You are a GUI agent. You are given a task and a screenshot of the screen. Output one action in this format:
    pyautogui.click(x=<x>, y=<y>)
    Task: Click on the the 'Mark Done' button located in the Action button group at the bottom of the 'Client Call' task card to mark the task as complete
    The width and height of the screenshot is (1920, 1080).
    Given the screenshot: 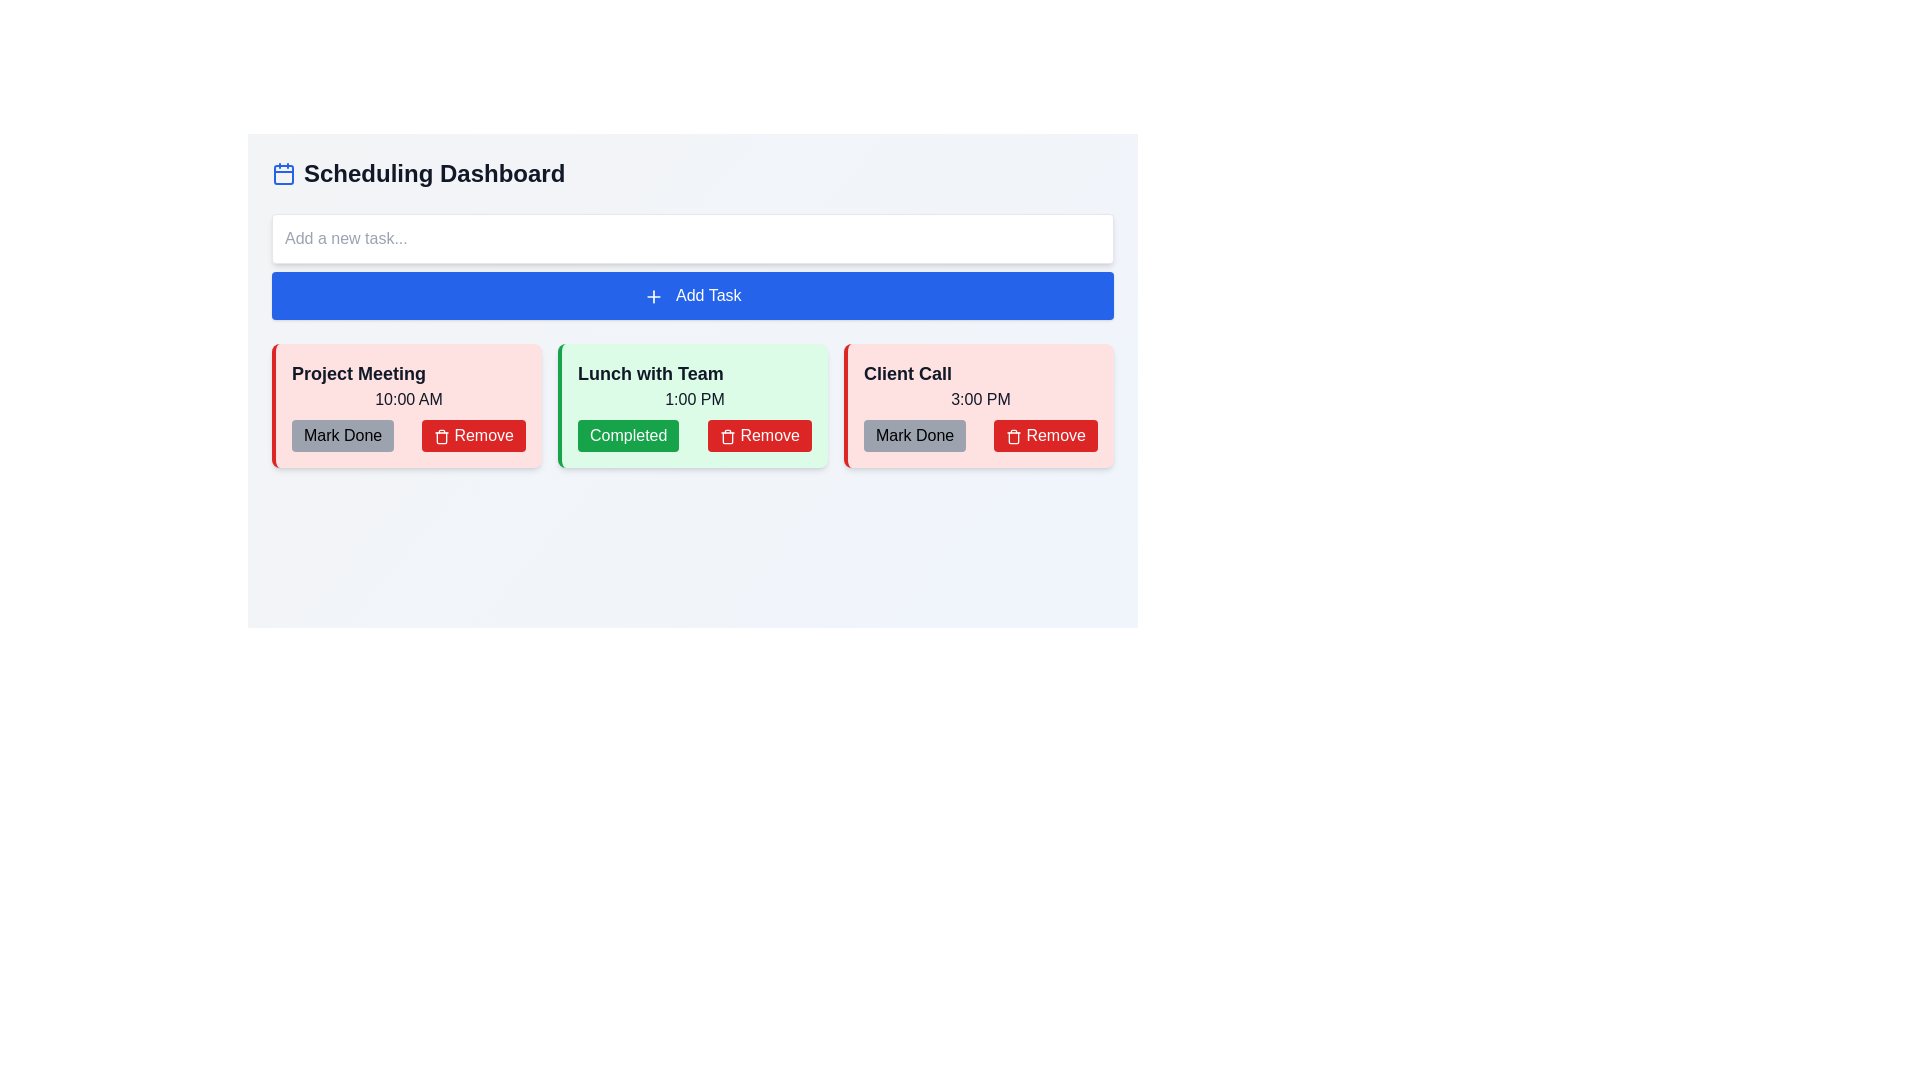 What is the action you would take?
    pyautogui.click(x=980, y=434)
    